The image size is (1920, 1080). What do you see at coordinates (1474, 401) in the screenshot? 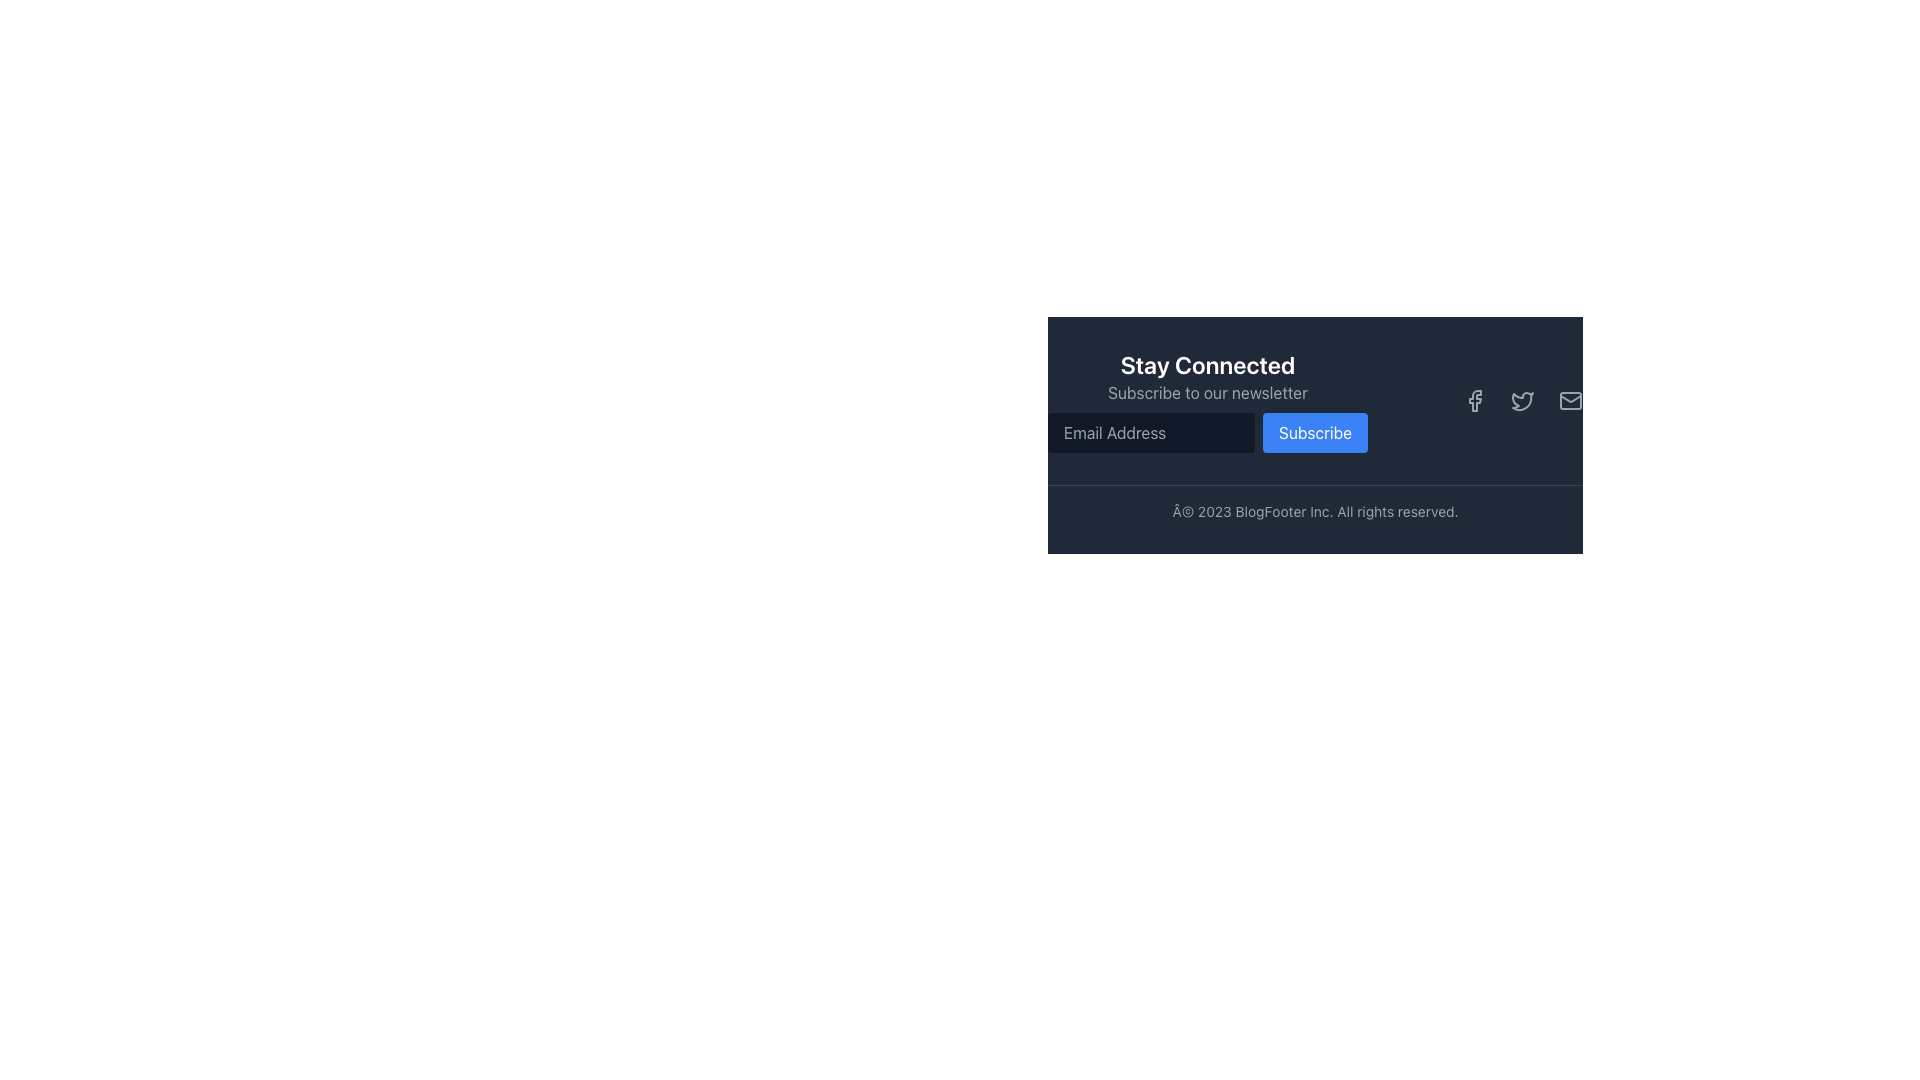
I see `the leftmost Facebook icon in the group of footer social media links` at bounding box center [1474, 401].